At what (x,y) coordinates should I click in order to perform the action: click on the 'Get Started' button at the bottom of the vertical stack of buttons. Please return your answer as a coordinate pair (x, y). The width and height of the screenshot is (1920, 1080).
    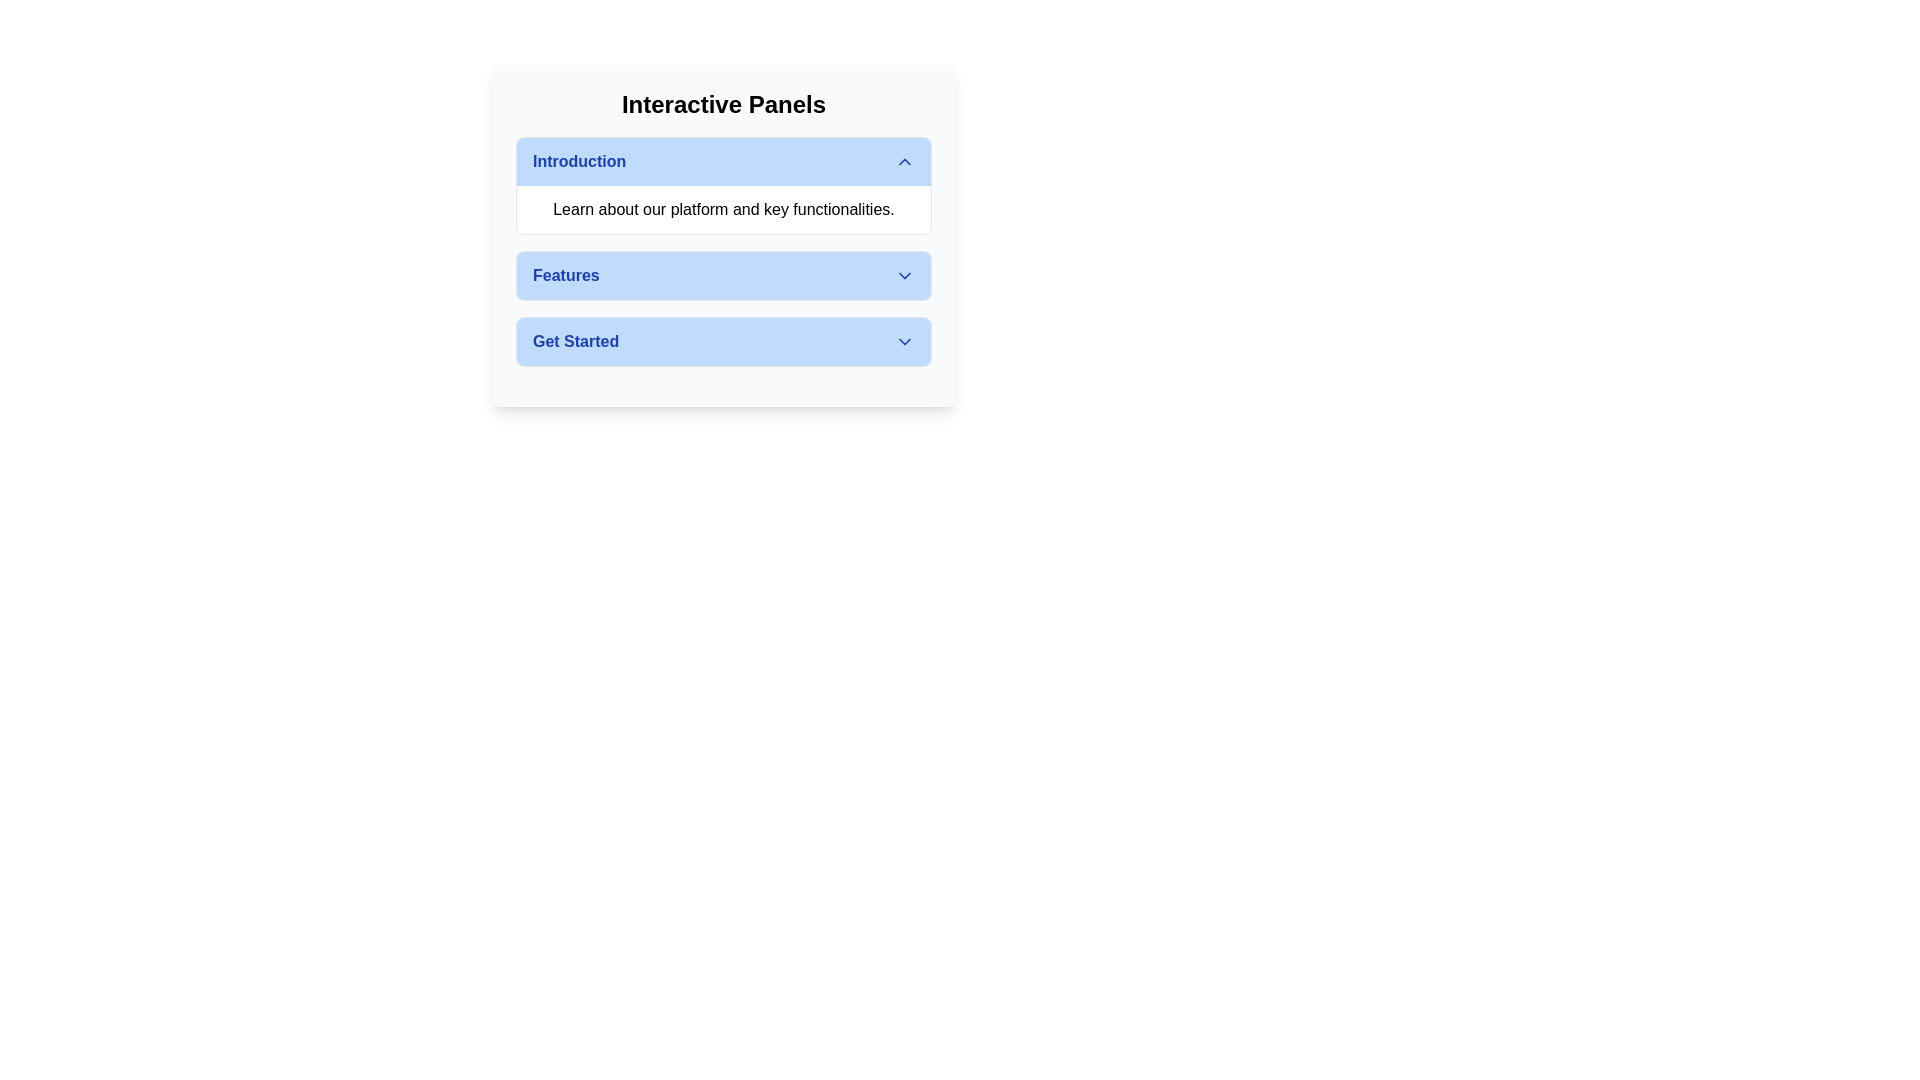
    Looking at the image, I should click on (723, 341).